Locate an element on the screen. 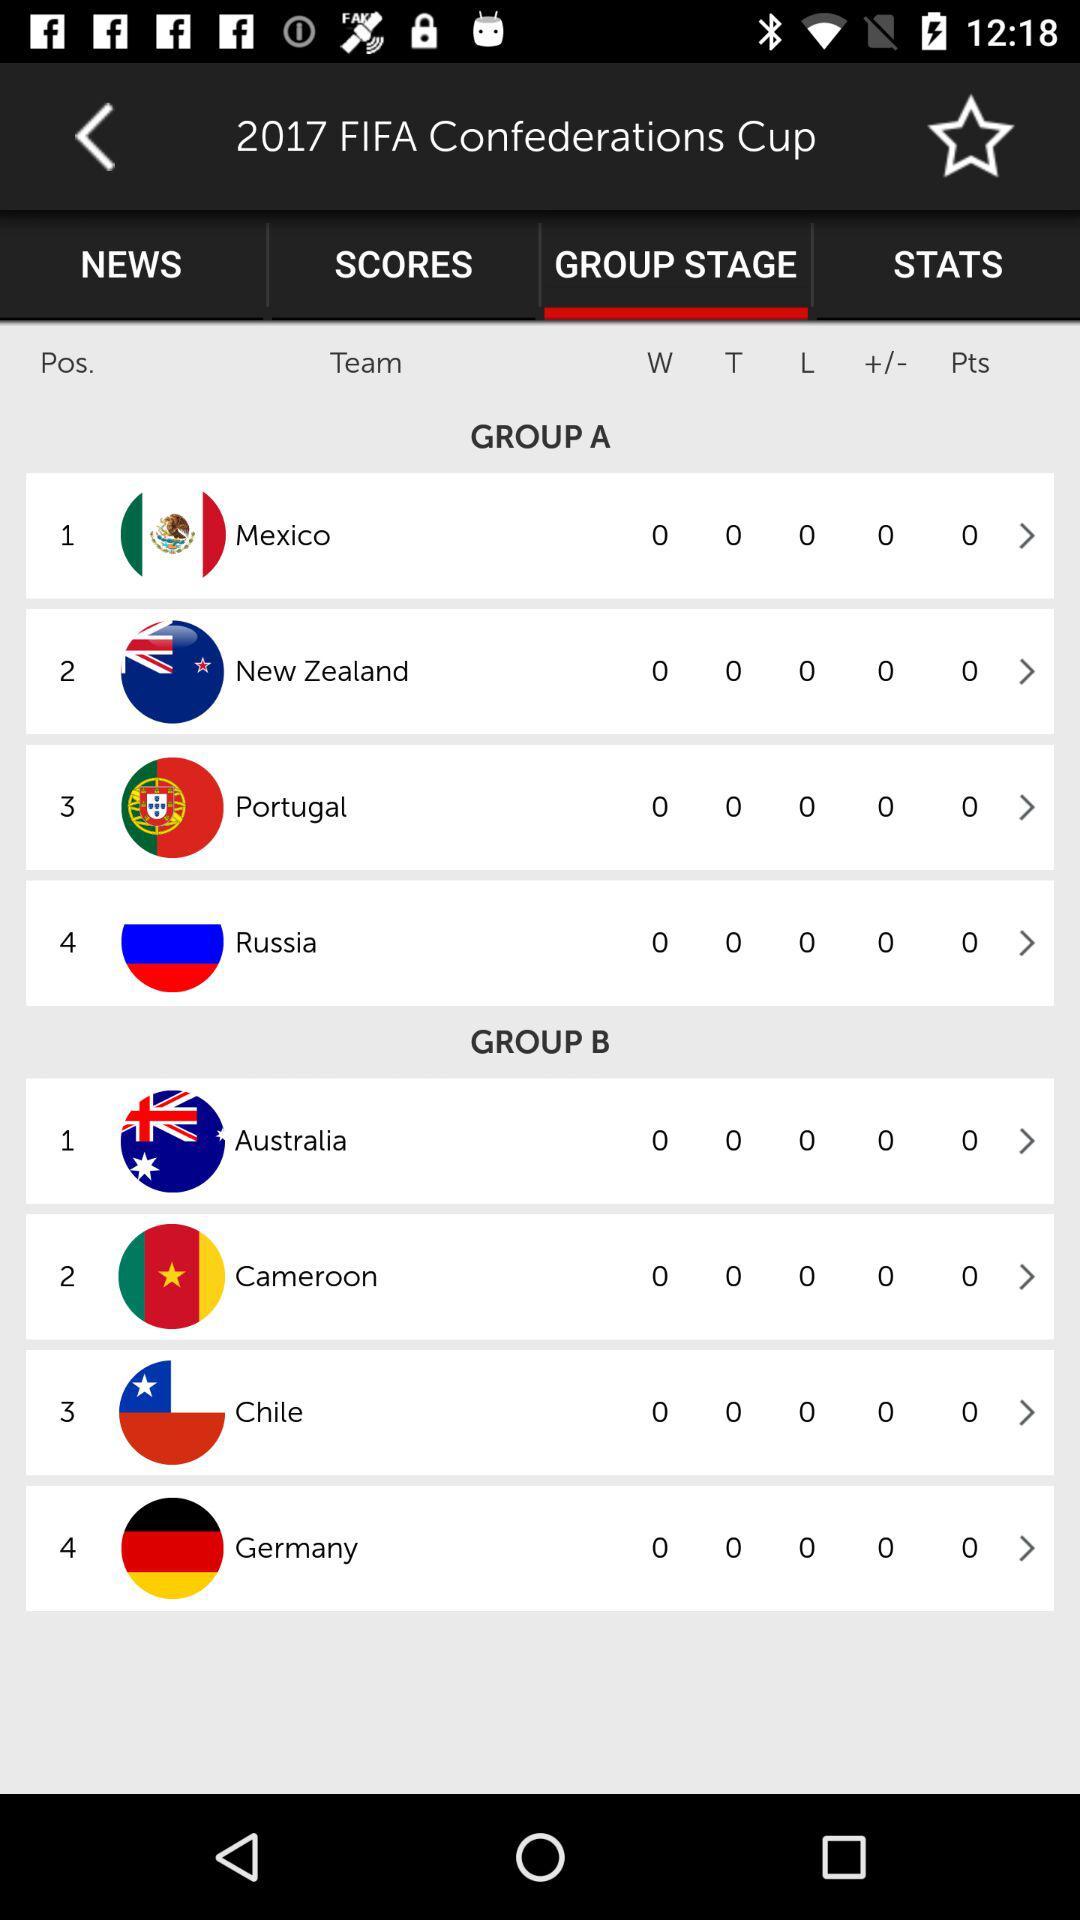 The image size is (1080, 1920). the icon above the pos. icon is located at coordinates (131, 264).